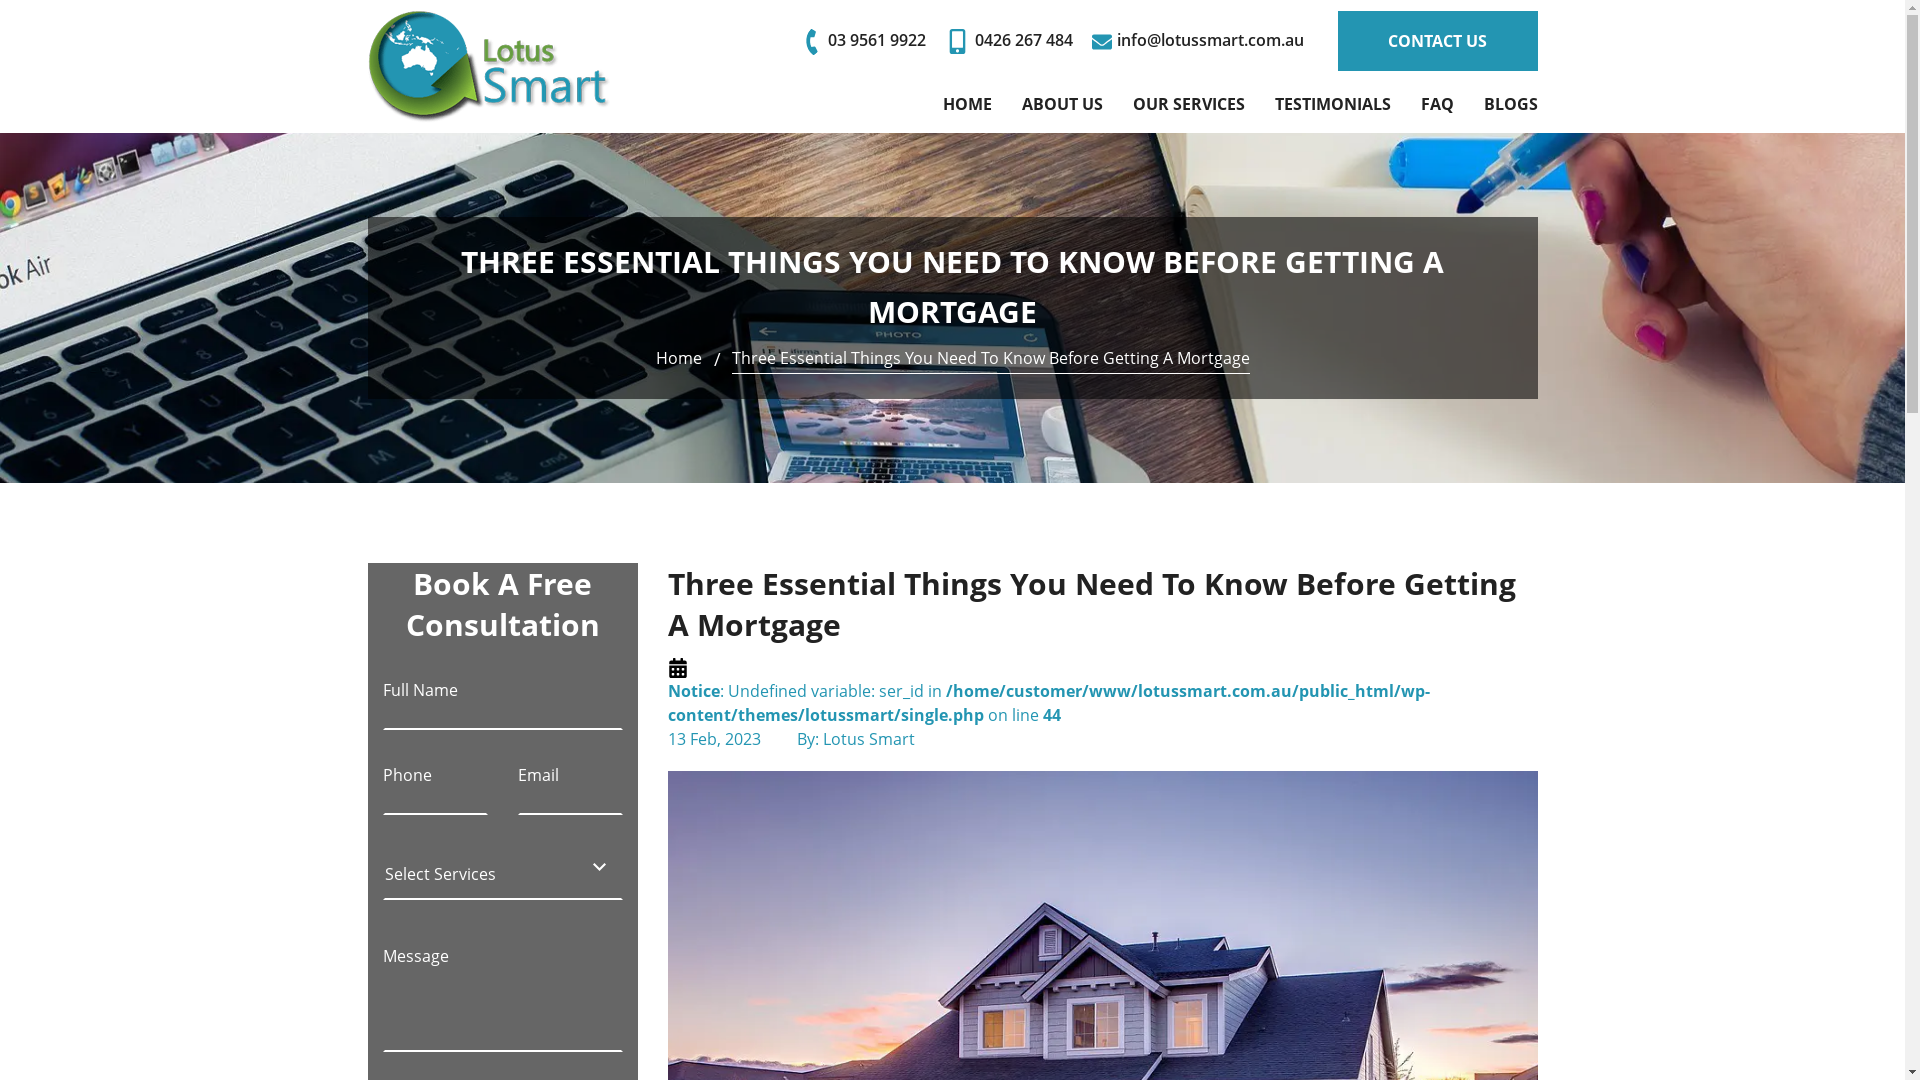 Image resolution: width=1920 pixels, height=1080 pixels. What do you see at coordinates (1132, 104) in the screenshot?
I see `'OUR SERVICES'` at bounding box center [1132, 104].